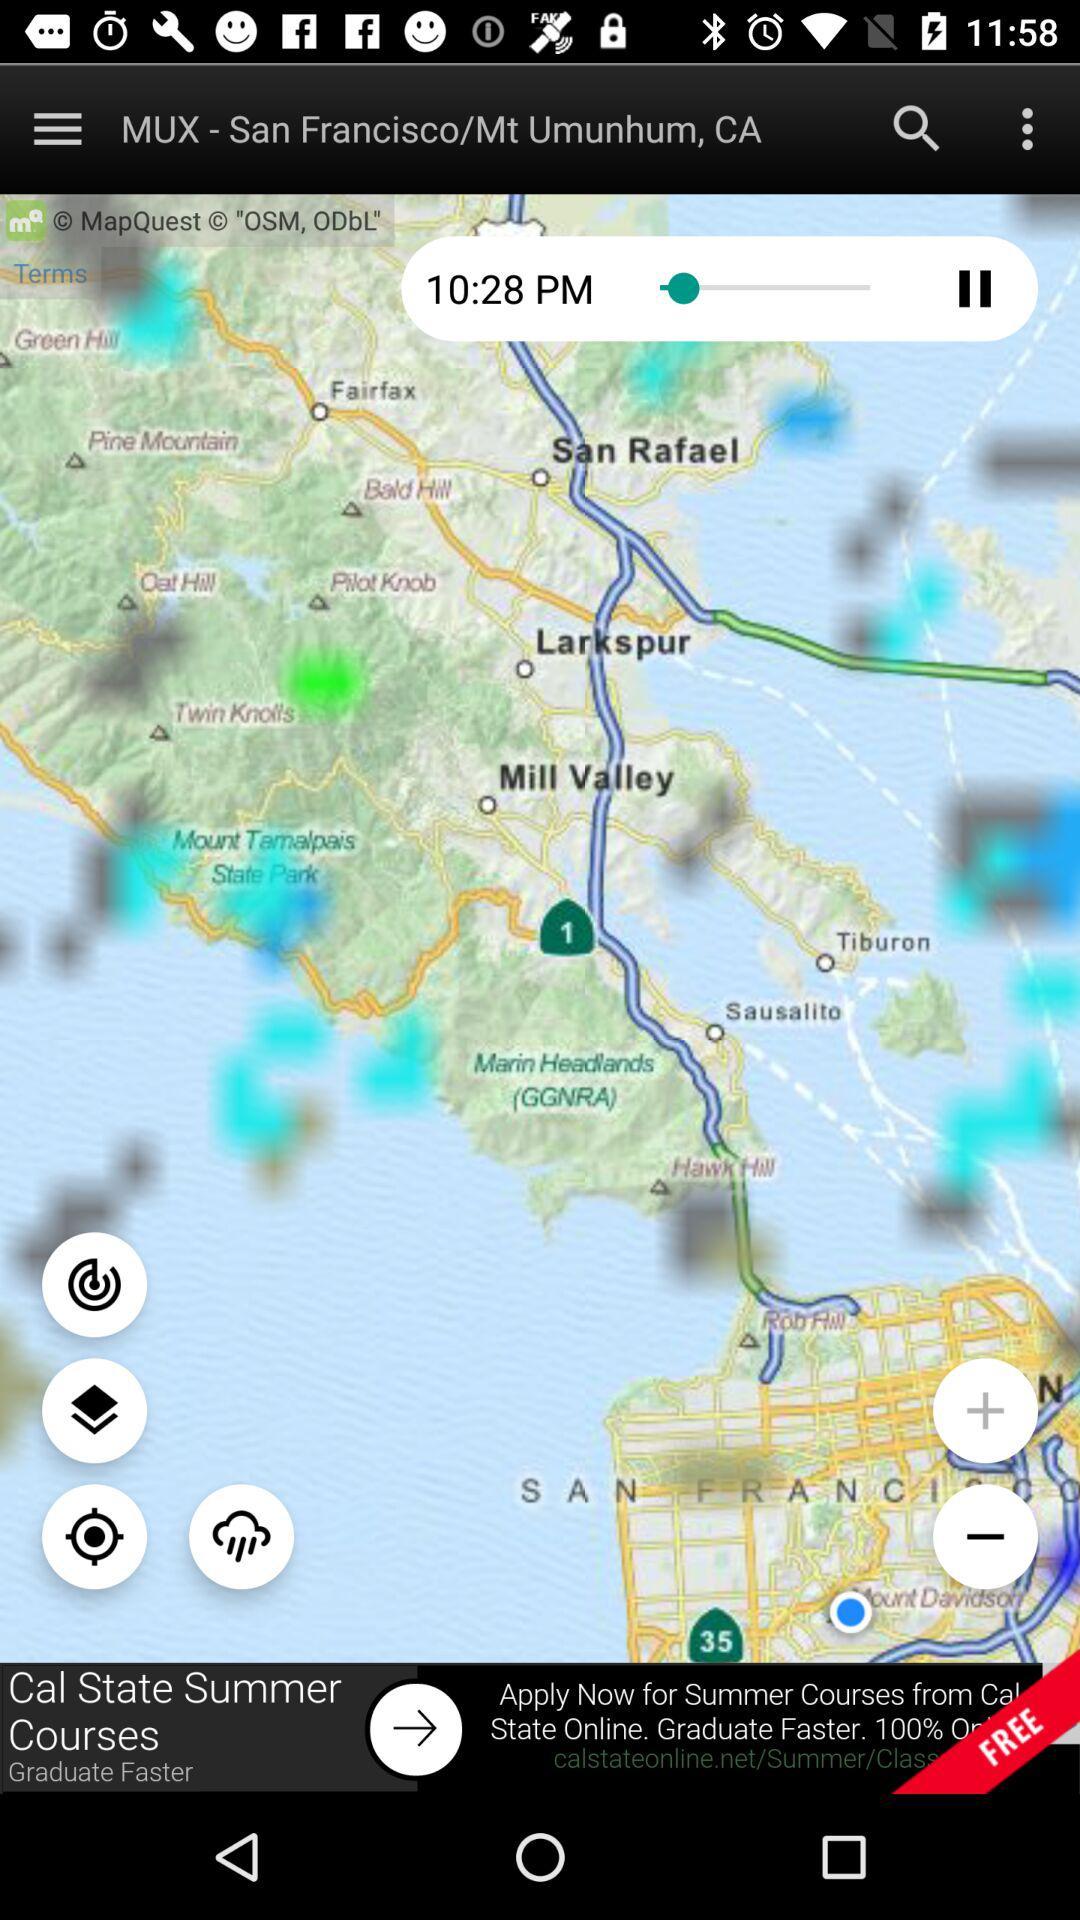 This screenshot has height=1920, width=1080. What do you see at coordinates (56, 127) in the screenshot?
I see `menu` at bounding box center [56, 127].